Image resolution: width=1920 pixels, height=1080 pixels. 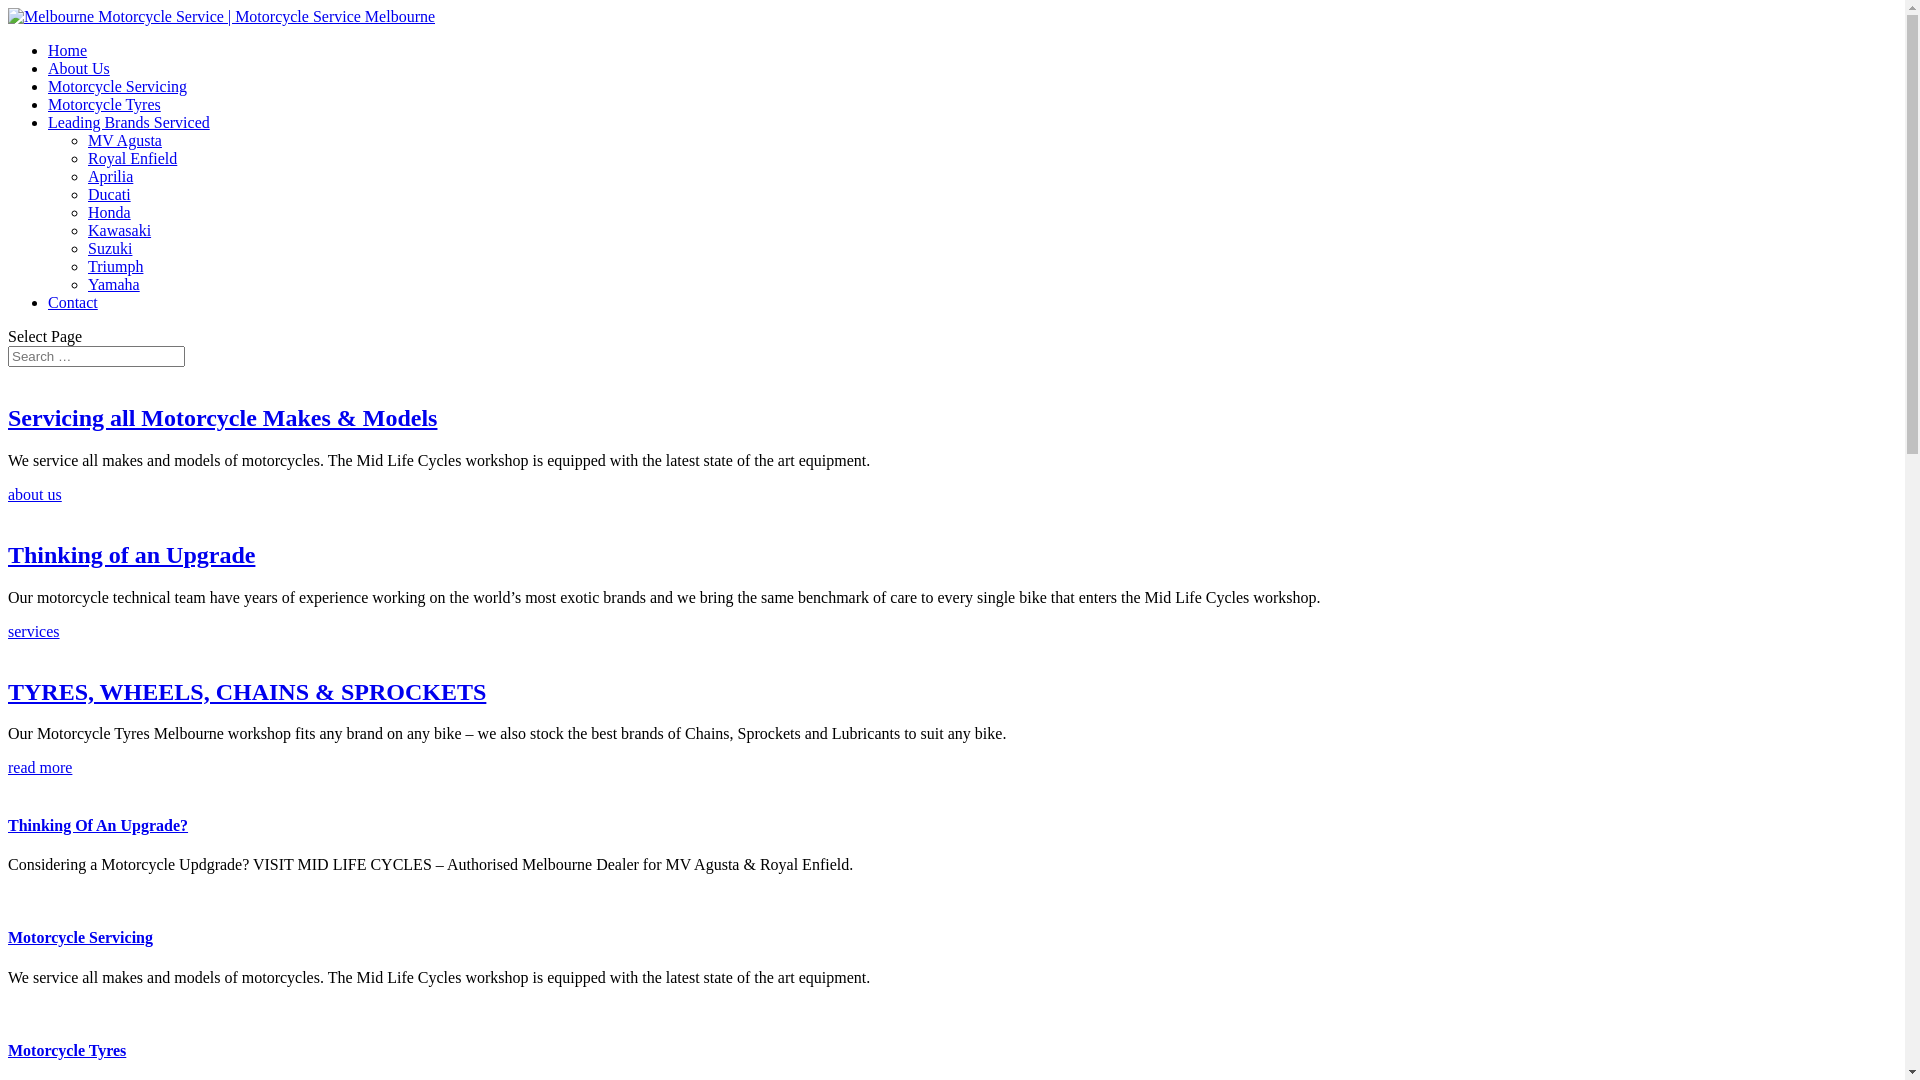 I want to click on 'TYRES, WHEELS, CHAINS & SPROCKETS', so click(x=245, y=690).